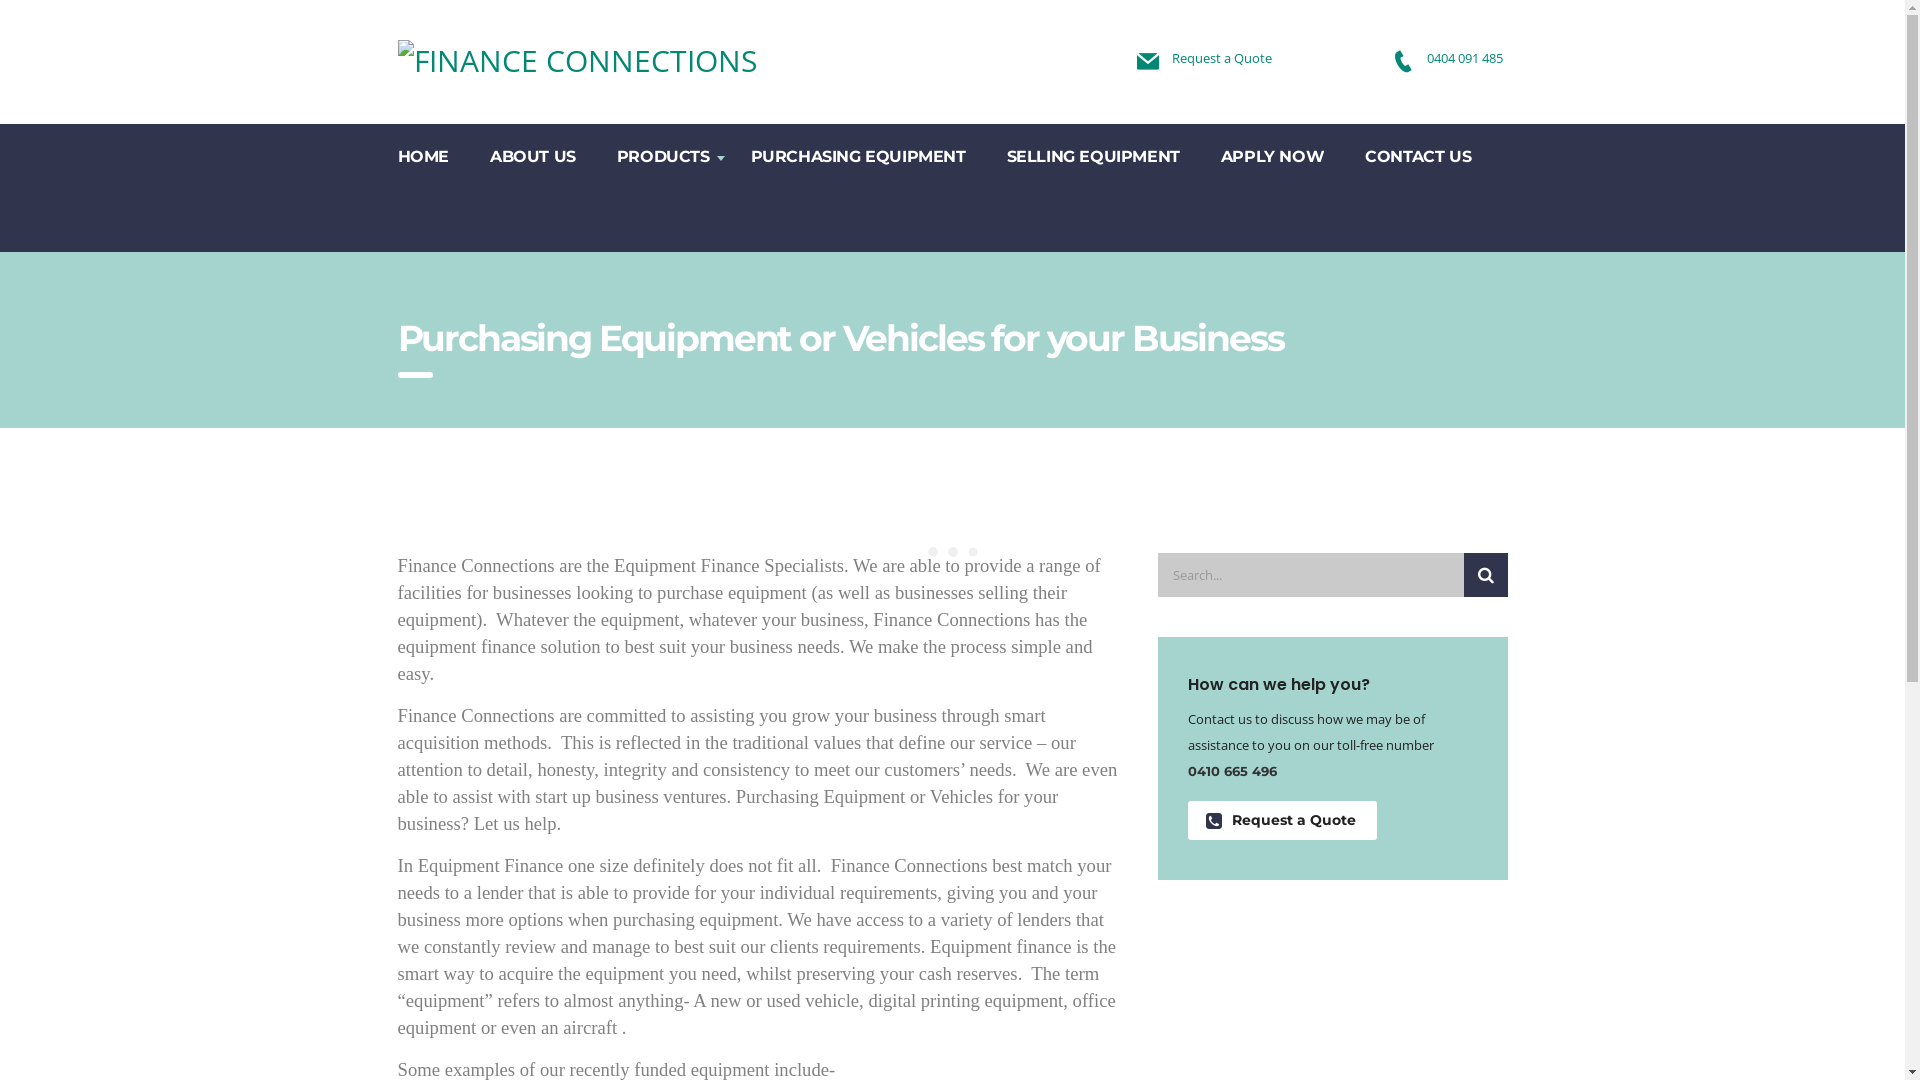  What do you see at coordinates (469, 154) in the screenshot?
I see `'ABOUT US'` at bounding box center [469, 154].